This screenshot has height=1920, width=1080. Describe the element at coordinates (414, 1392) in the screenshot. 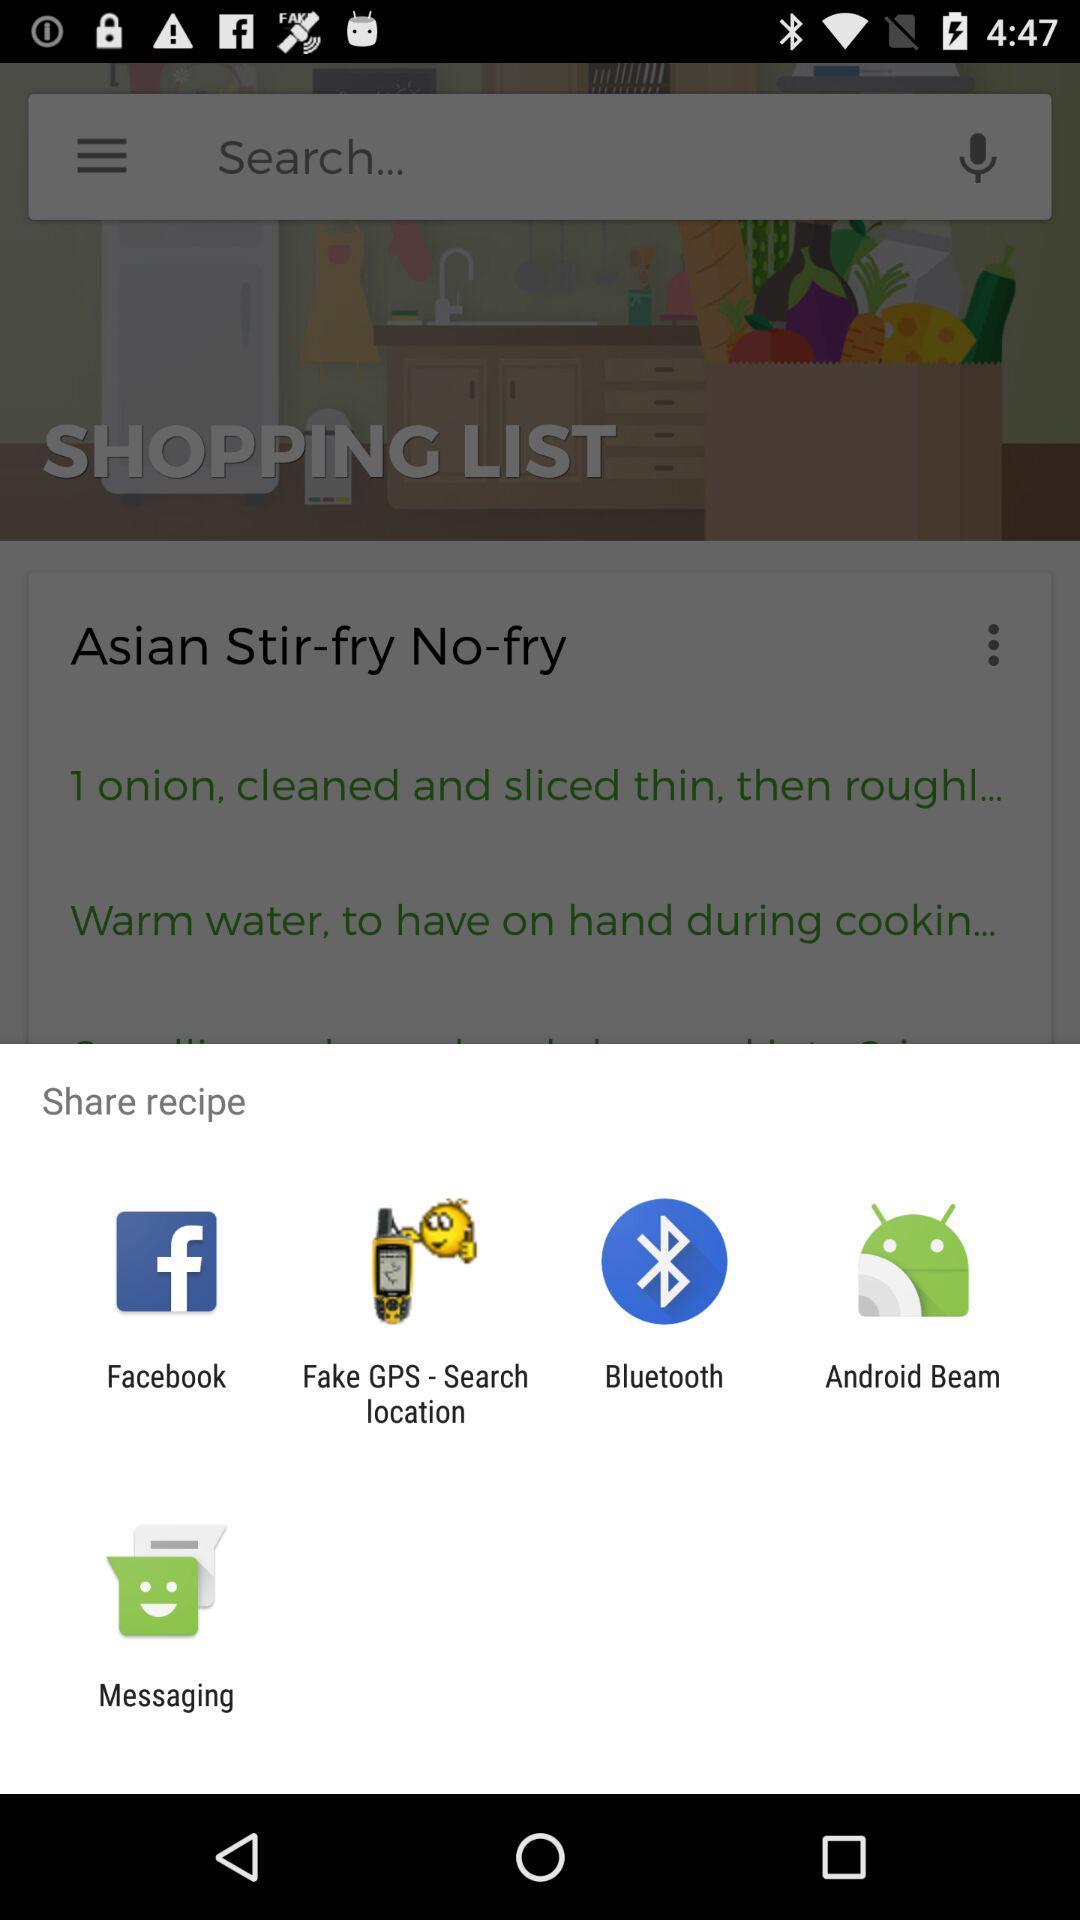

I see `icon next to bluetooth` at that location.